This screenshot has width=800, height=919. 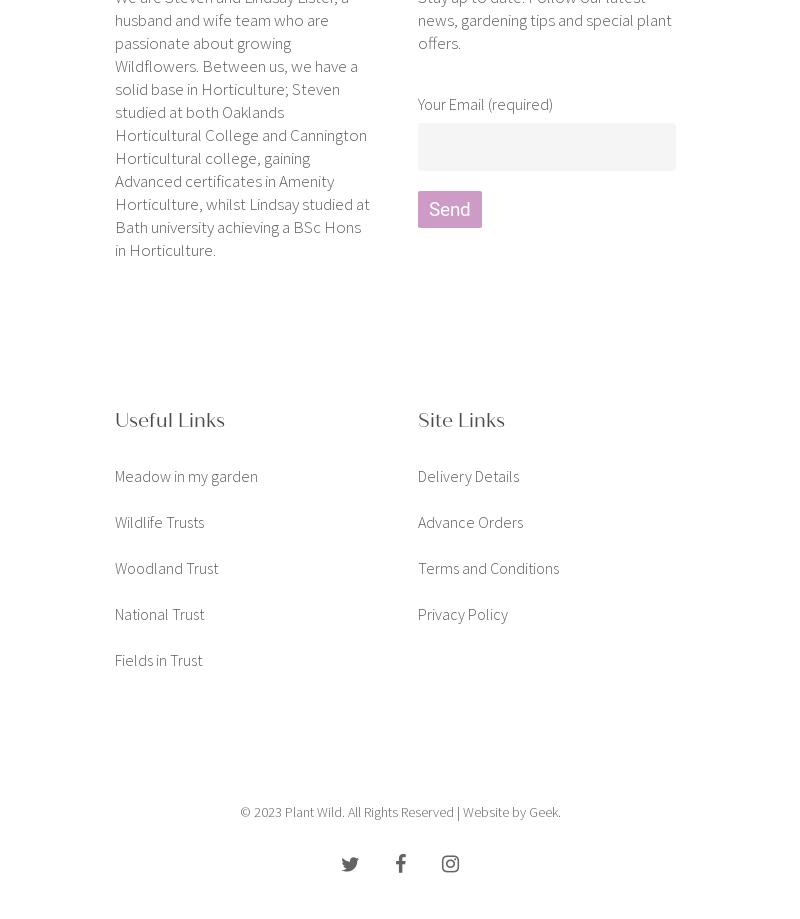 I want to click on 'National Trust', so click(x=159, y=612).